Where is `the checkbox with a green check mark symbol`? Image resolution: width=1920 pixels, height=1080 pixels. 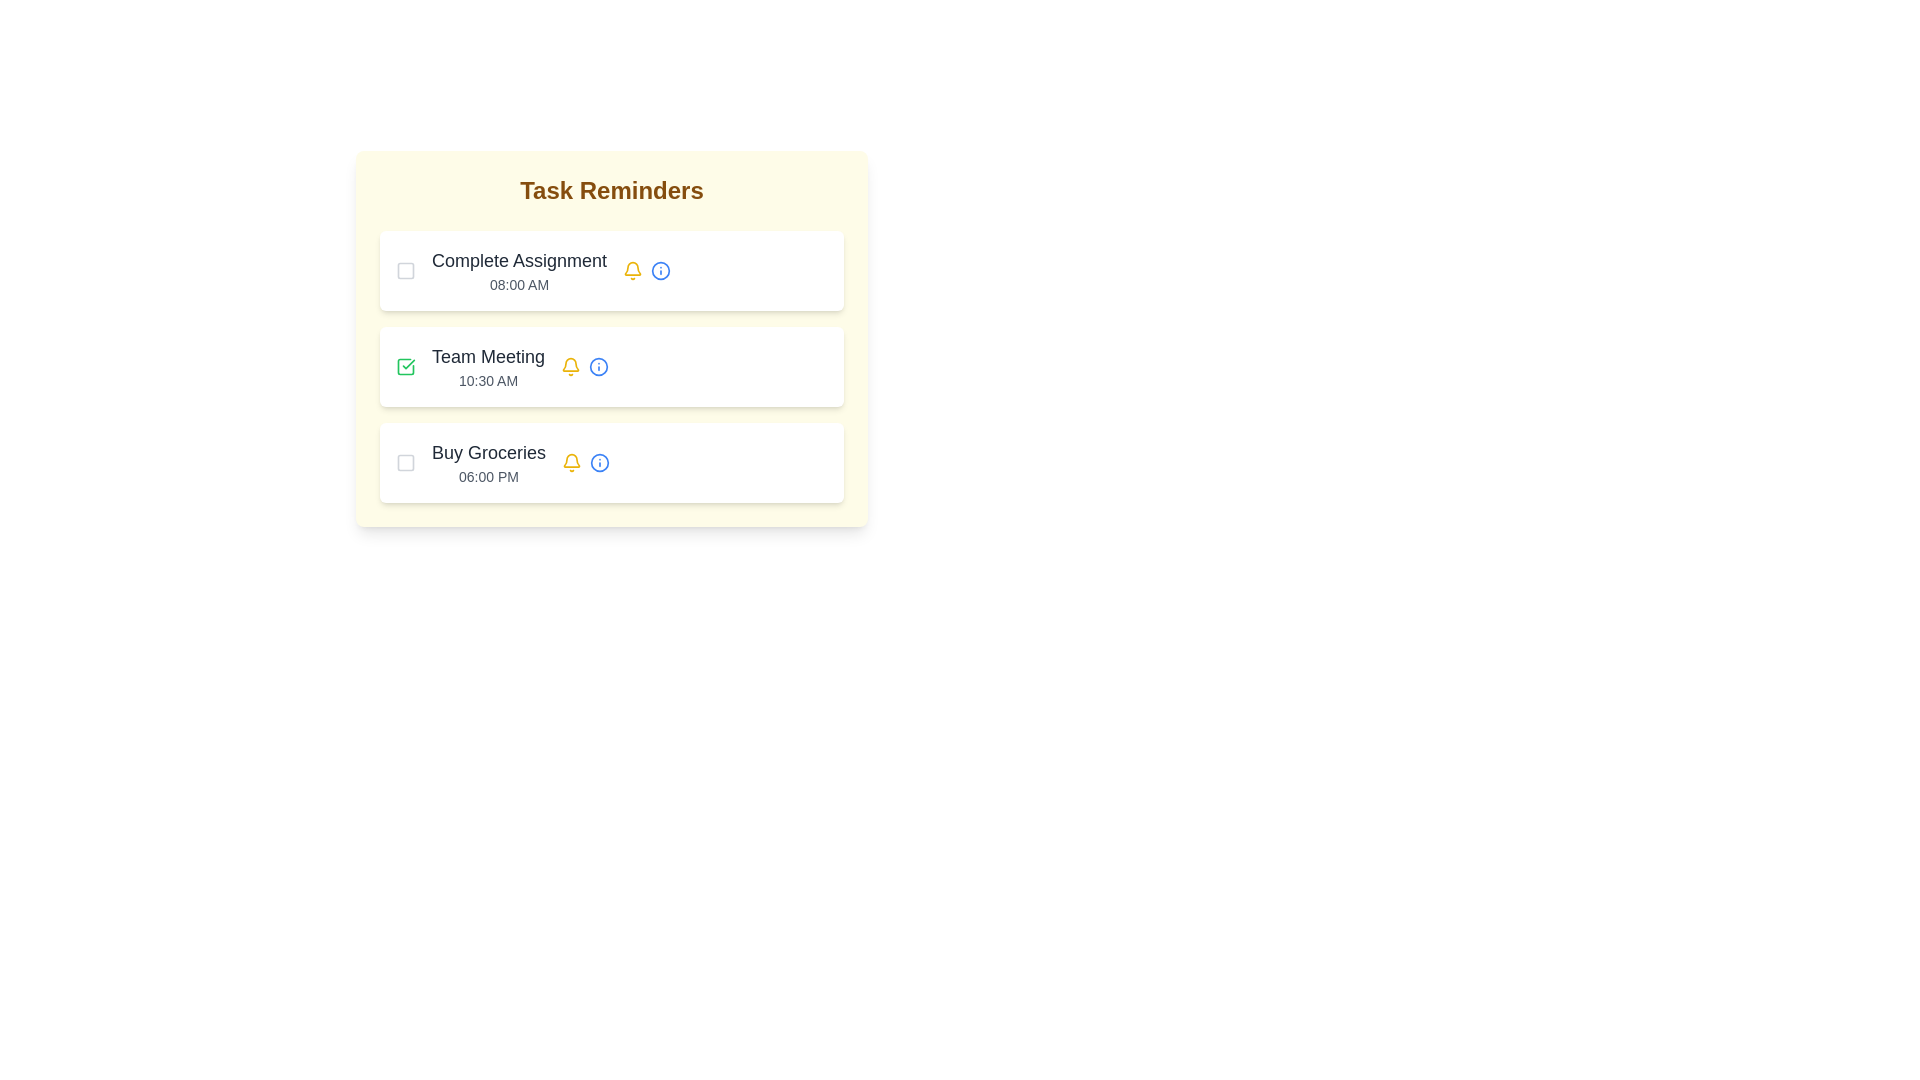
the checkbox with a green check mark symbol is located at coordinates (405, 366).